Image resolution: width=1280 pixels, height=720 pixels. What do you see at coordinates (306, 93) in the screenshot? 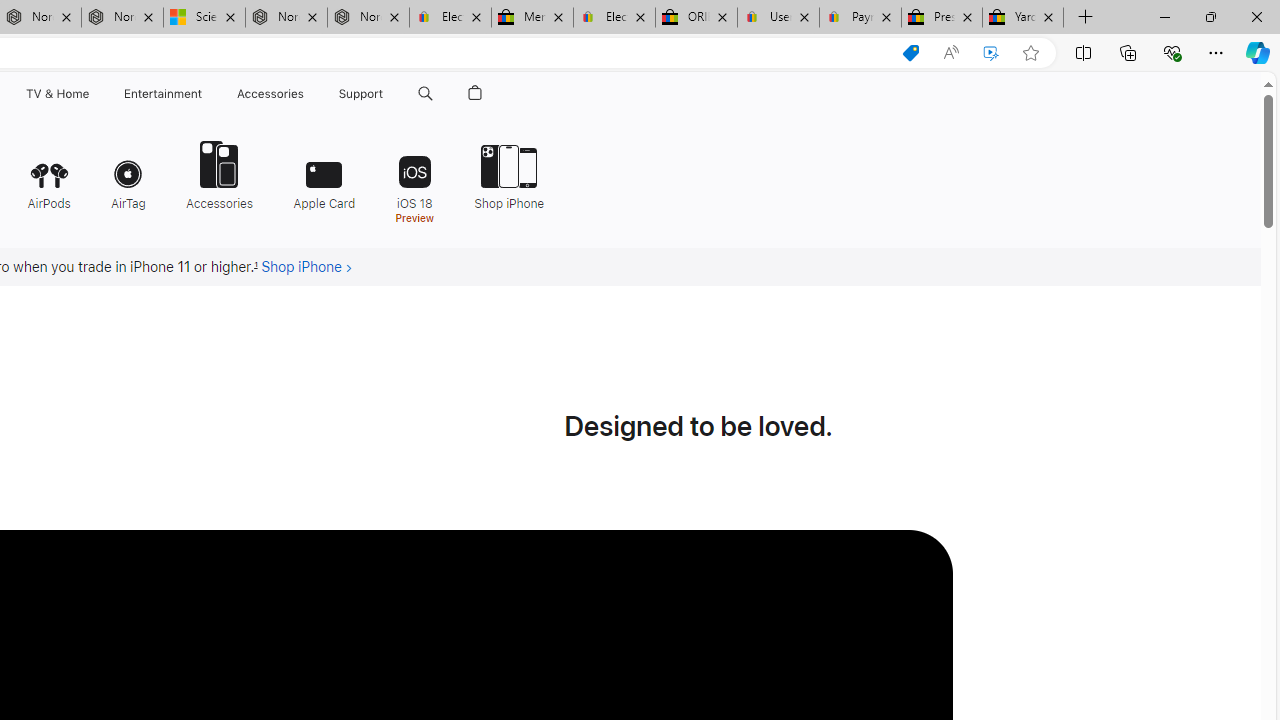
I see `'Accessories menu'` at bounding box center [306, 93].